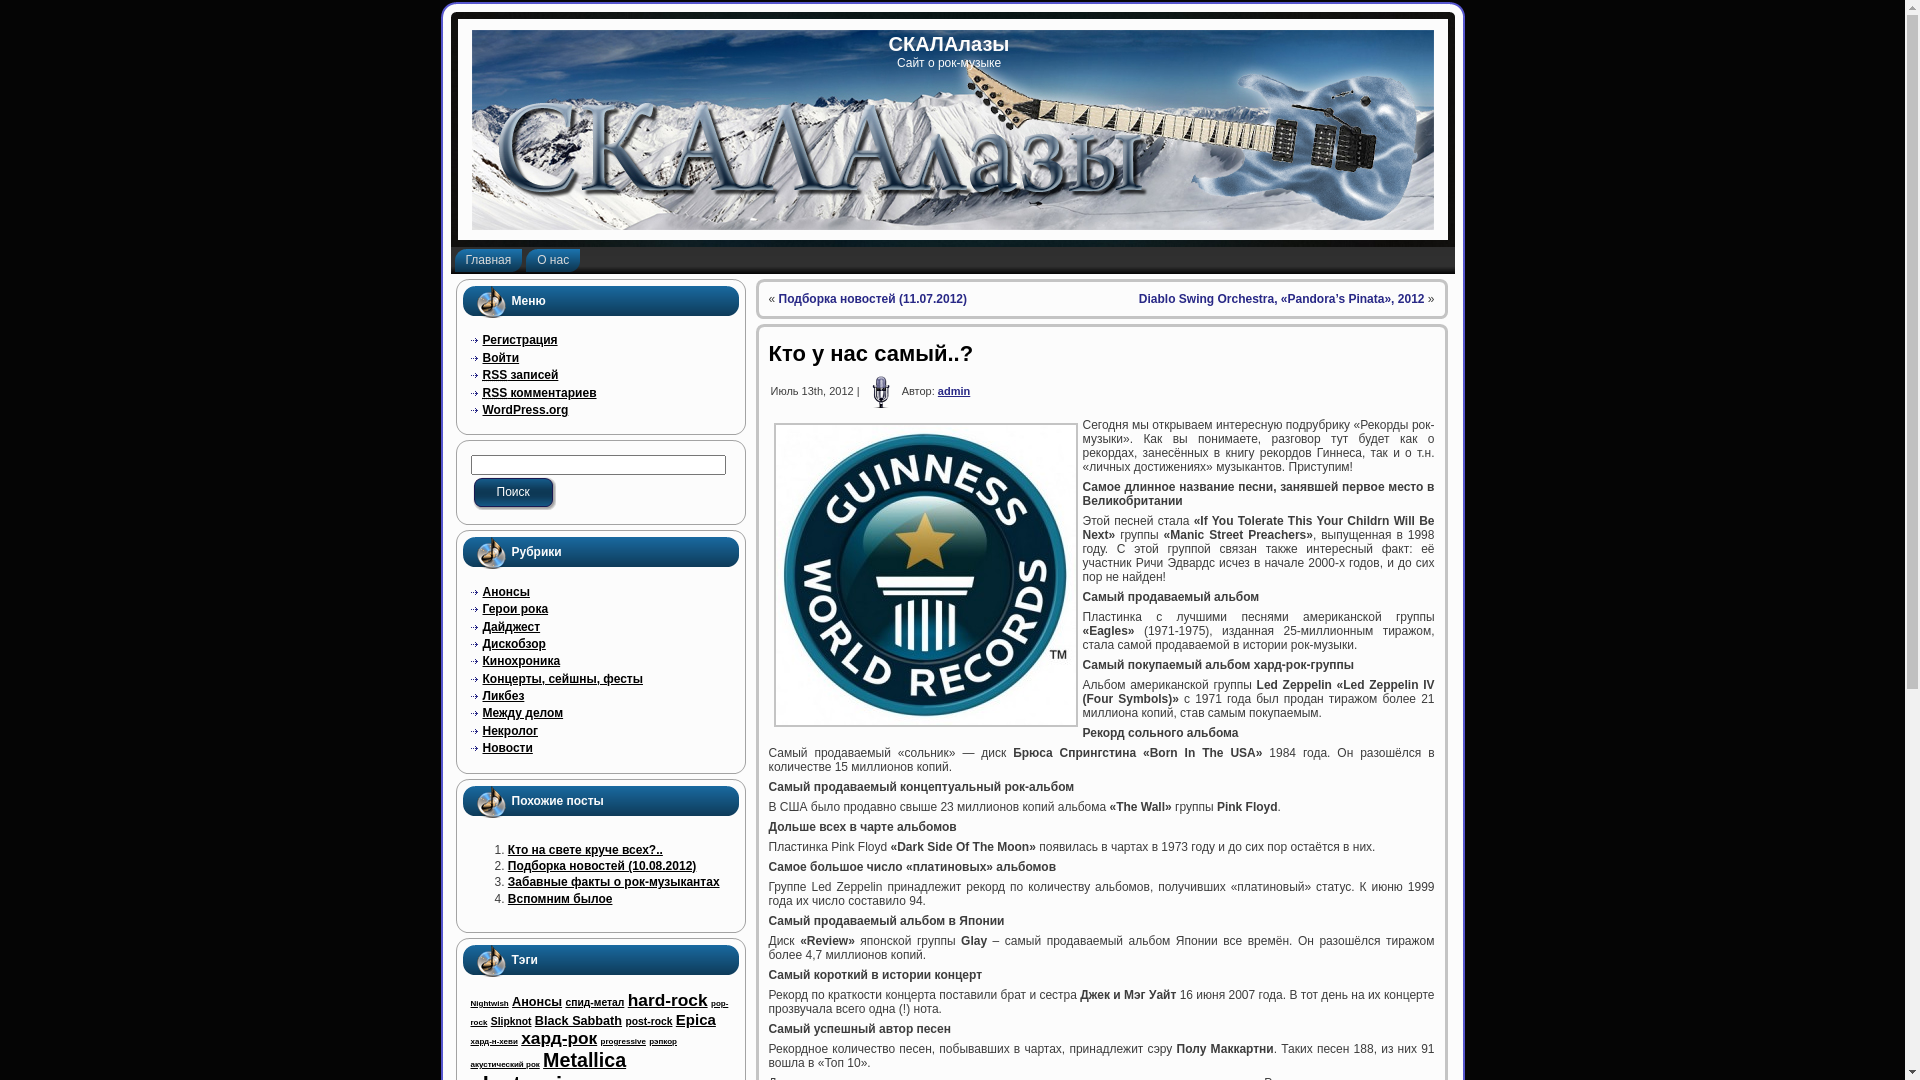 This screenshot has height=1080, width=1920. What do you see at coordinates (524, 408) in the screenshot?
I see `'WordPress.org'` at bounding box center [524, 408].